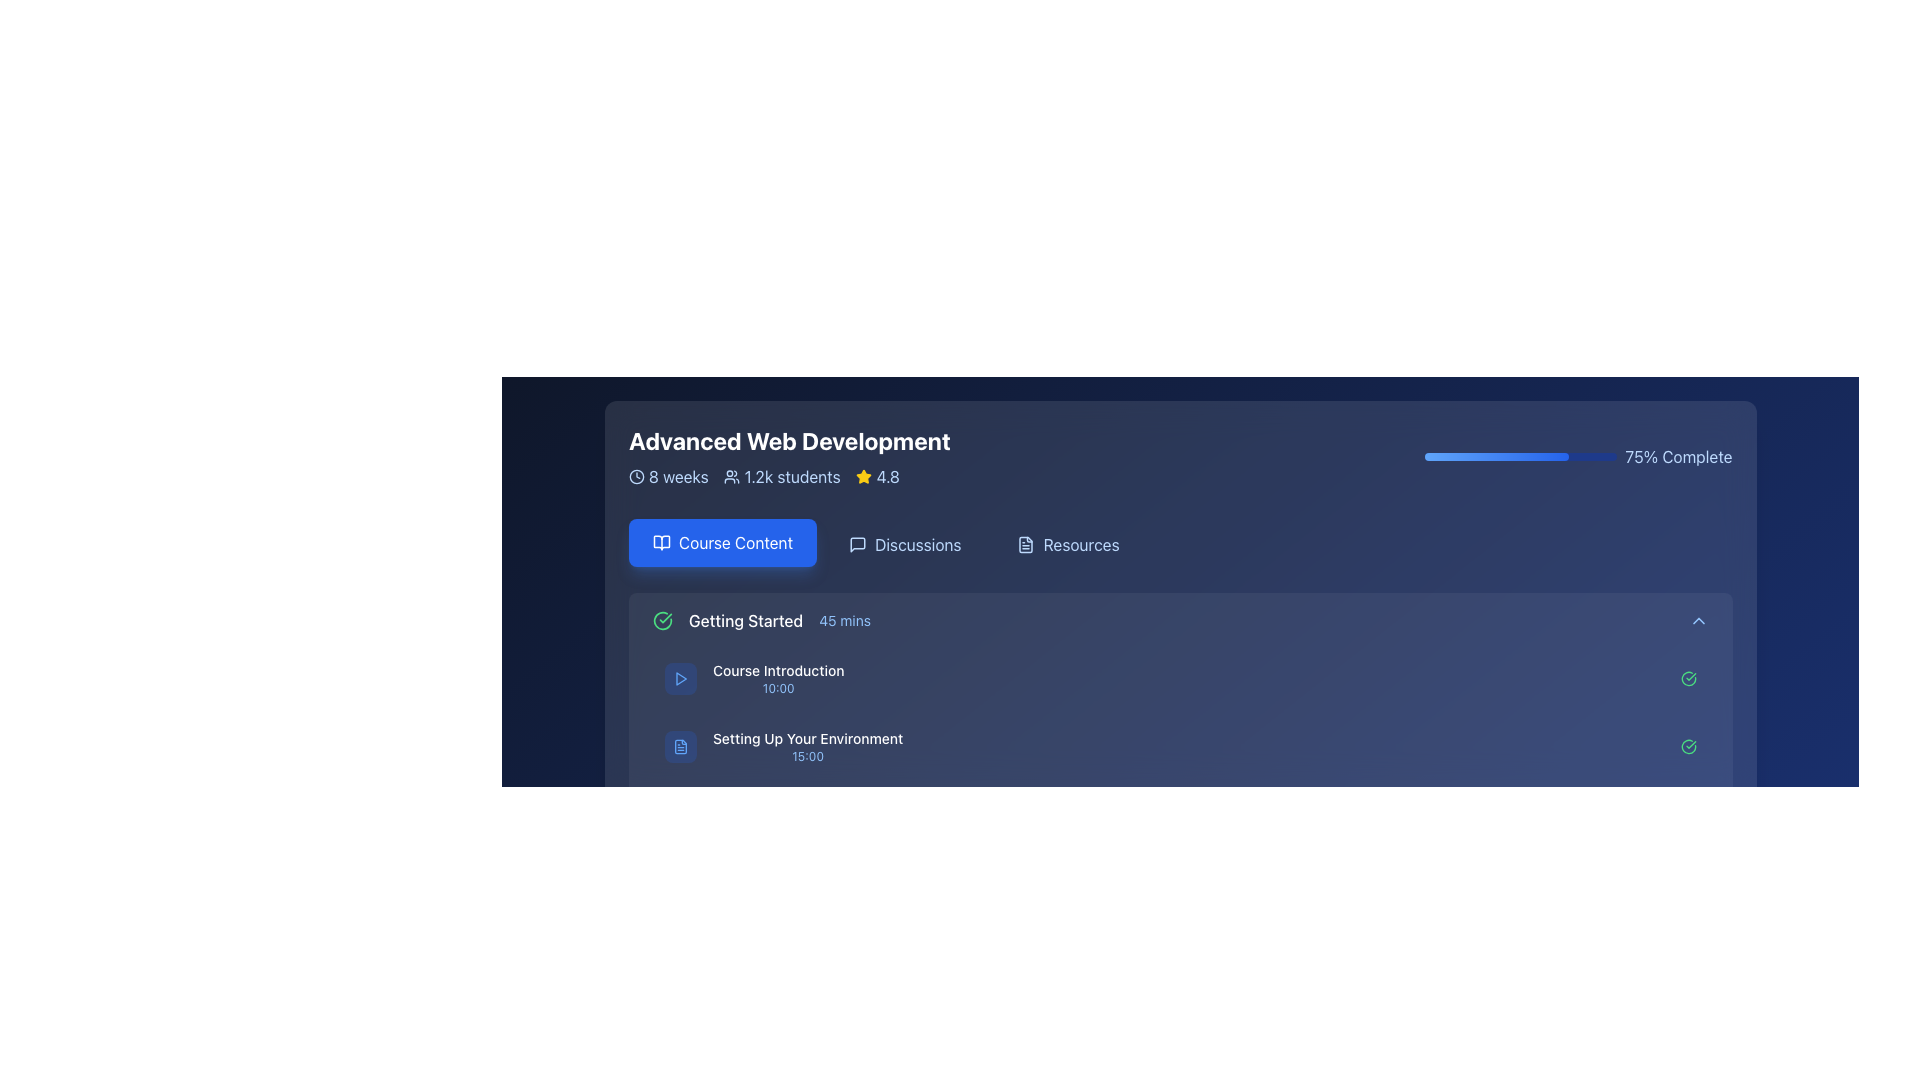  Describe the element at coordinates (877, 477) in the screenshot. I see `text value '4.8' from the Rating Indicator, which consists of a yellow star icon positioned to the left of the text on a dark blue background under the heading 'Advanced Web Development'` at that location.